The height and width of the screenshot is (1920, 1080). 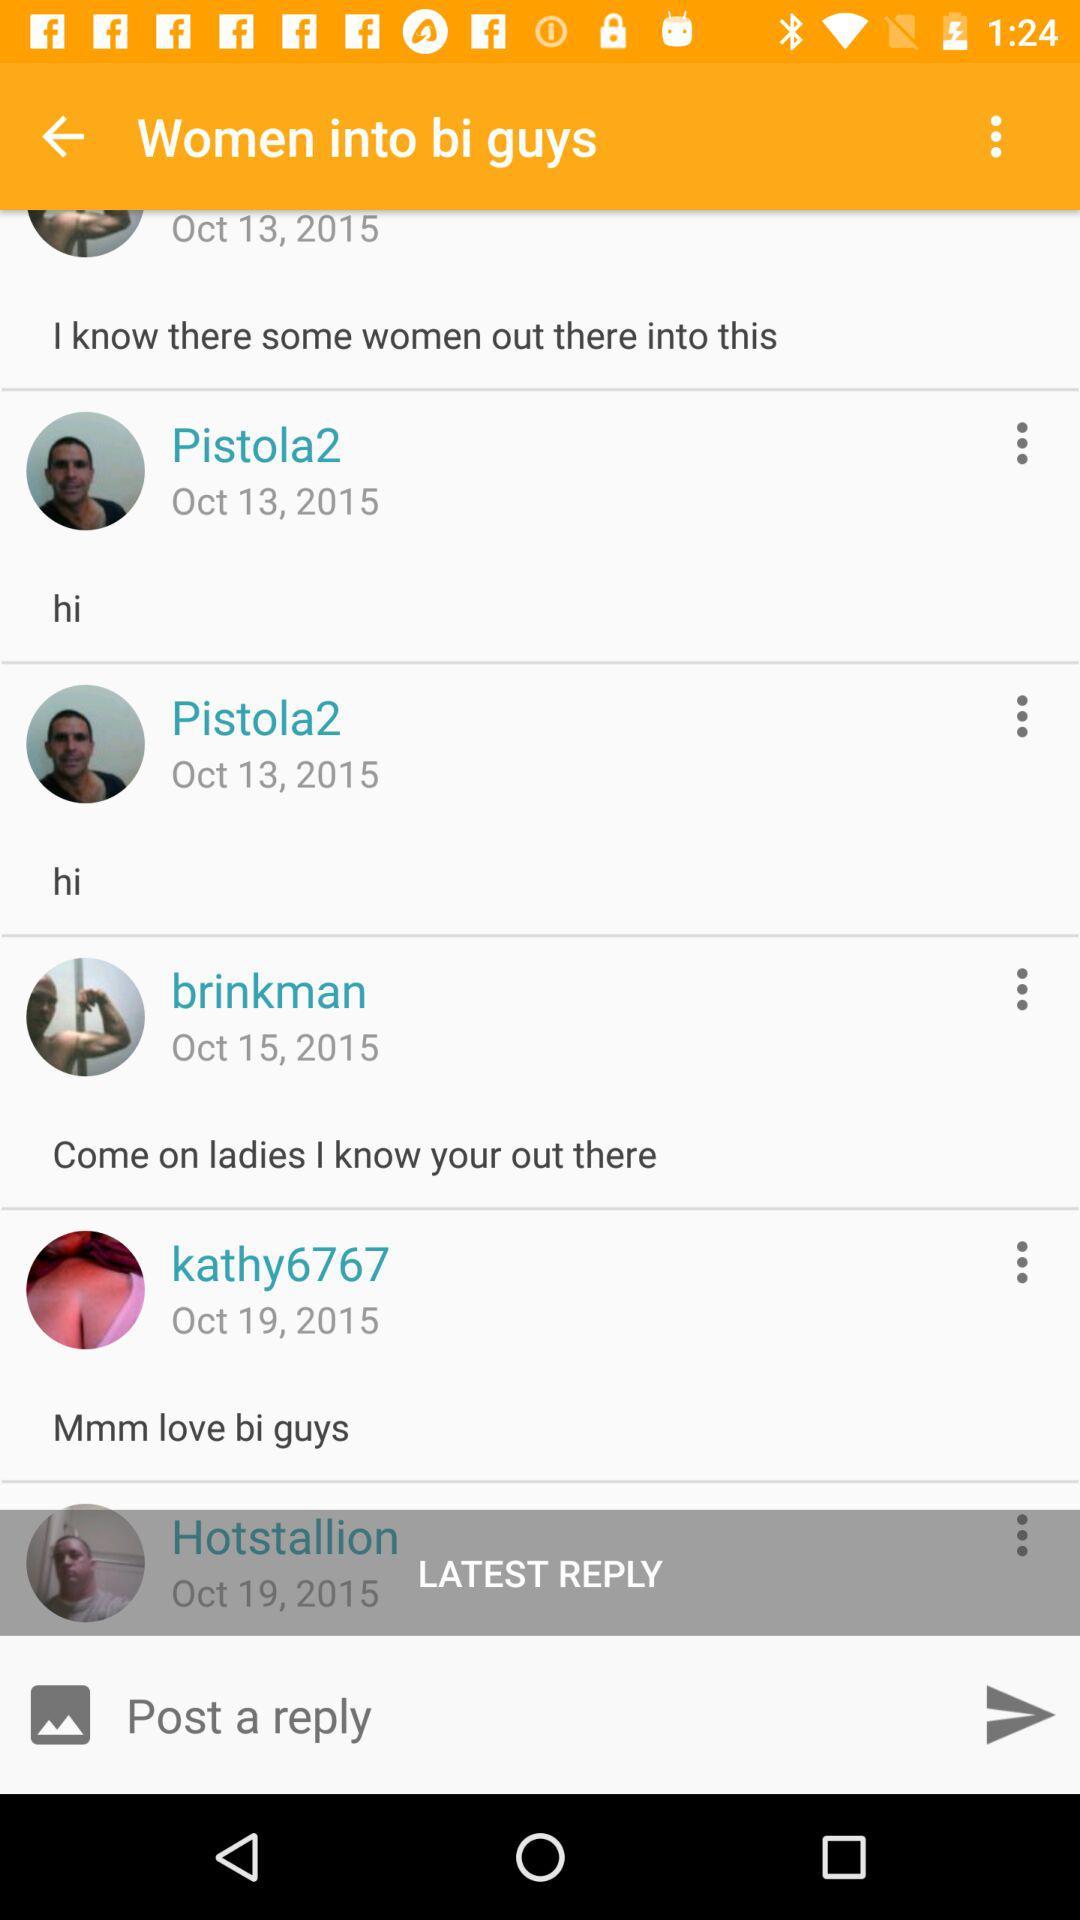 I want to click on icon above the oct 15, 2015, so click(x=268, y=989).